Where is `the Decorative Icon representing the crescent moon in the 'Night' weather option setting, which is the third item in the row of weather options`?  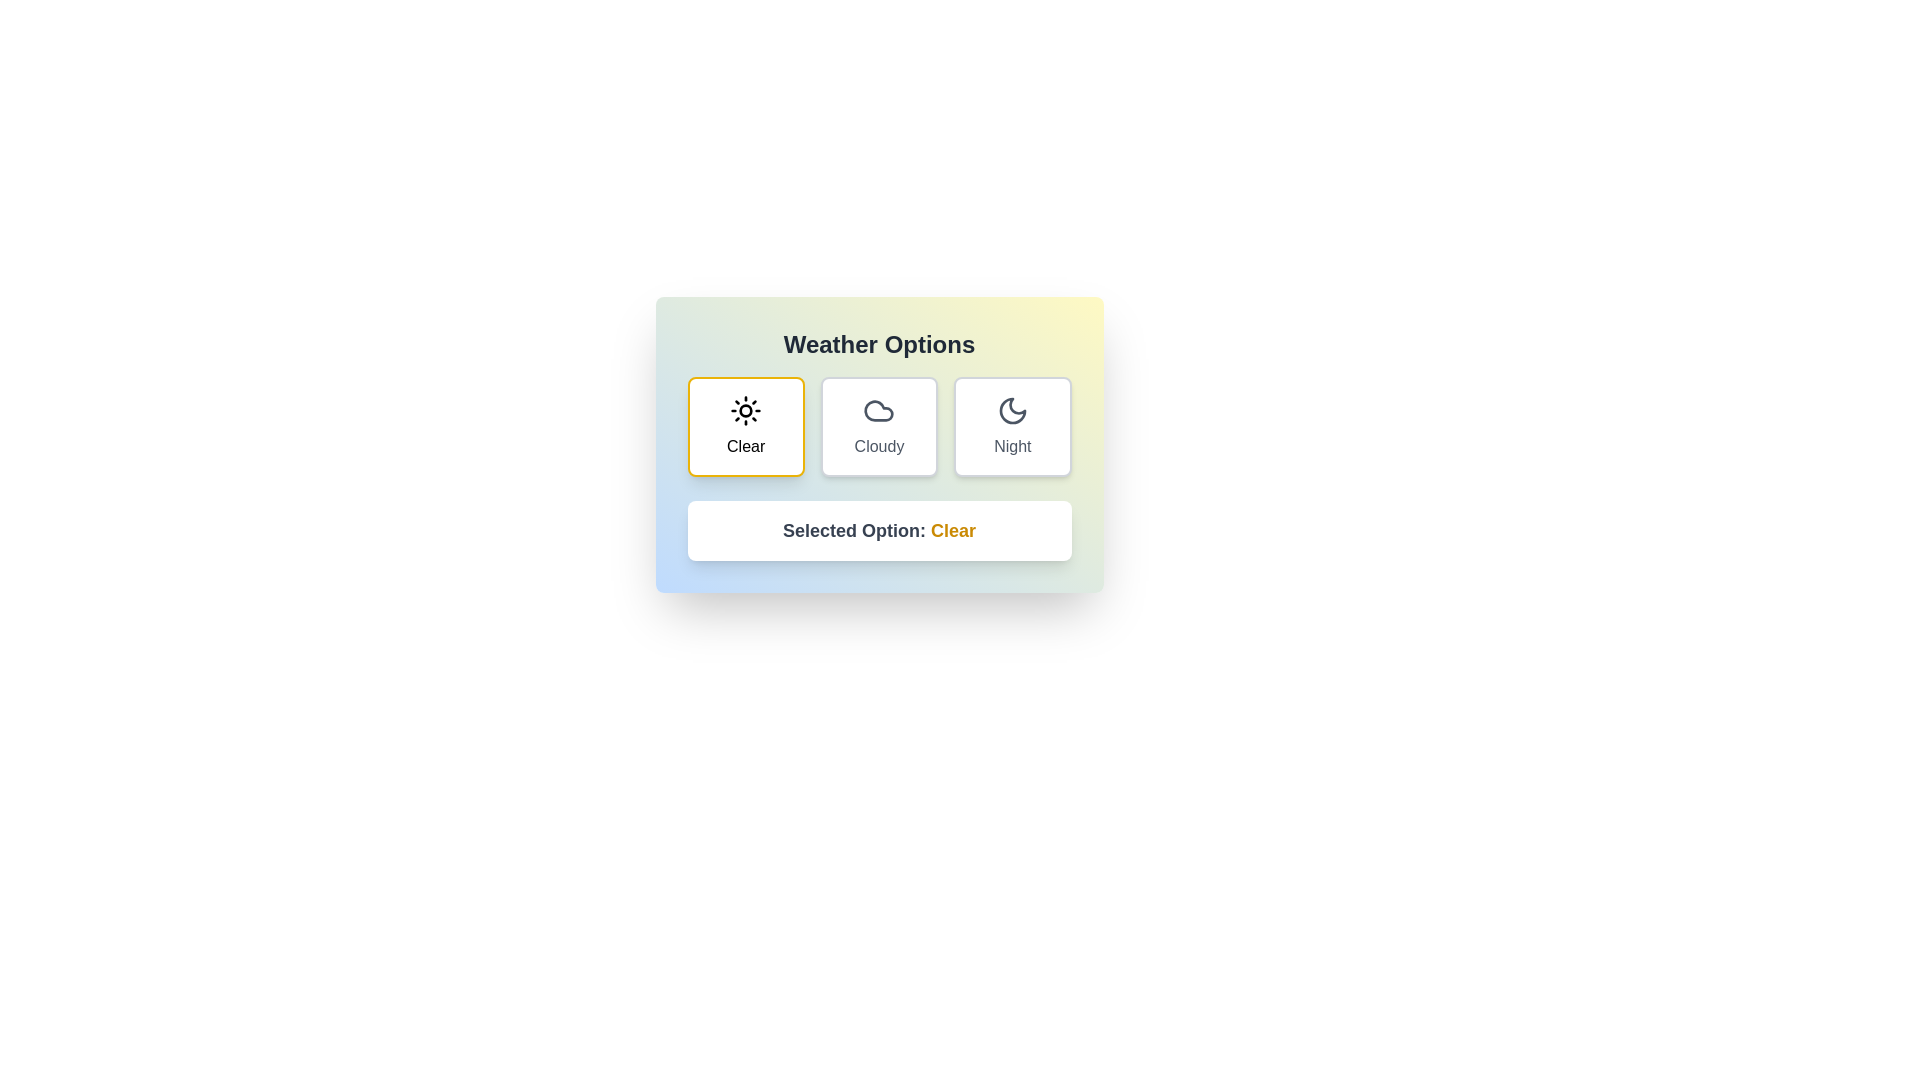 the Decorative Icon representing the crescent moon in the 'Night' weather option setting, which is the third item in the row of weather options is located at coordinates (1012, 410).